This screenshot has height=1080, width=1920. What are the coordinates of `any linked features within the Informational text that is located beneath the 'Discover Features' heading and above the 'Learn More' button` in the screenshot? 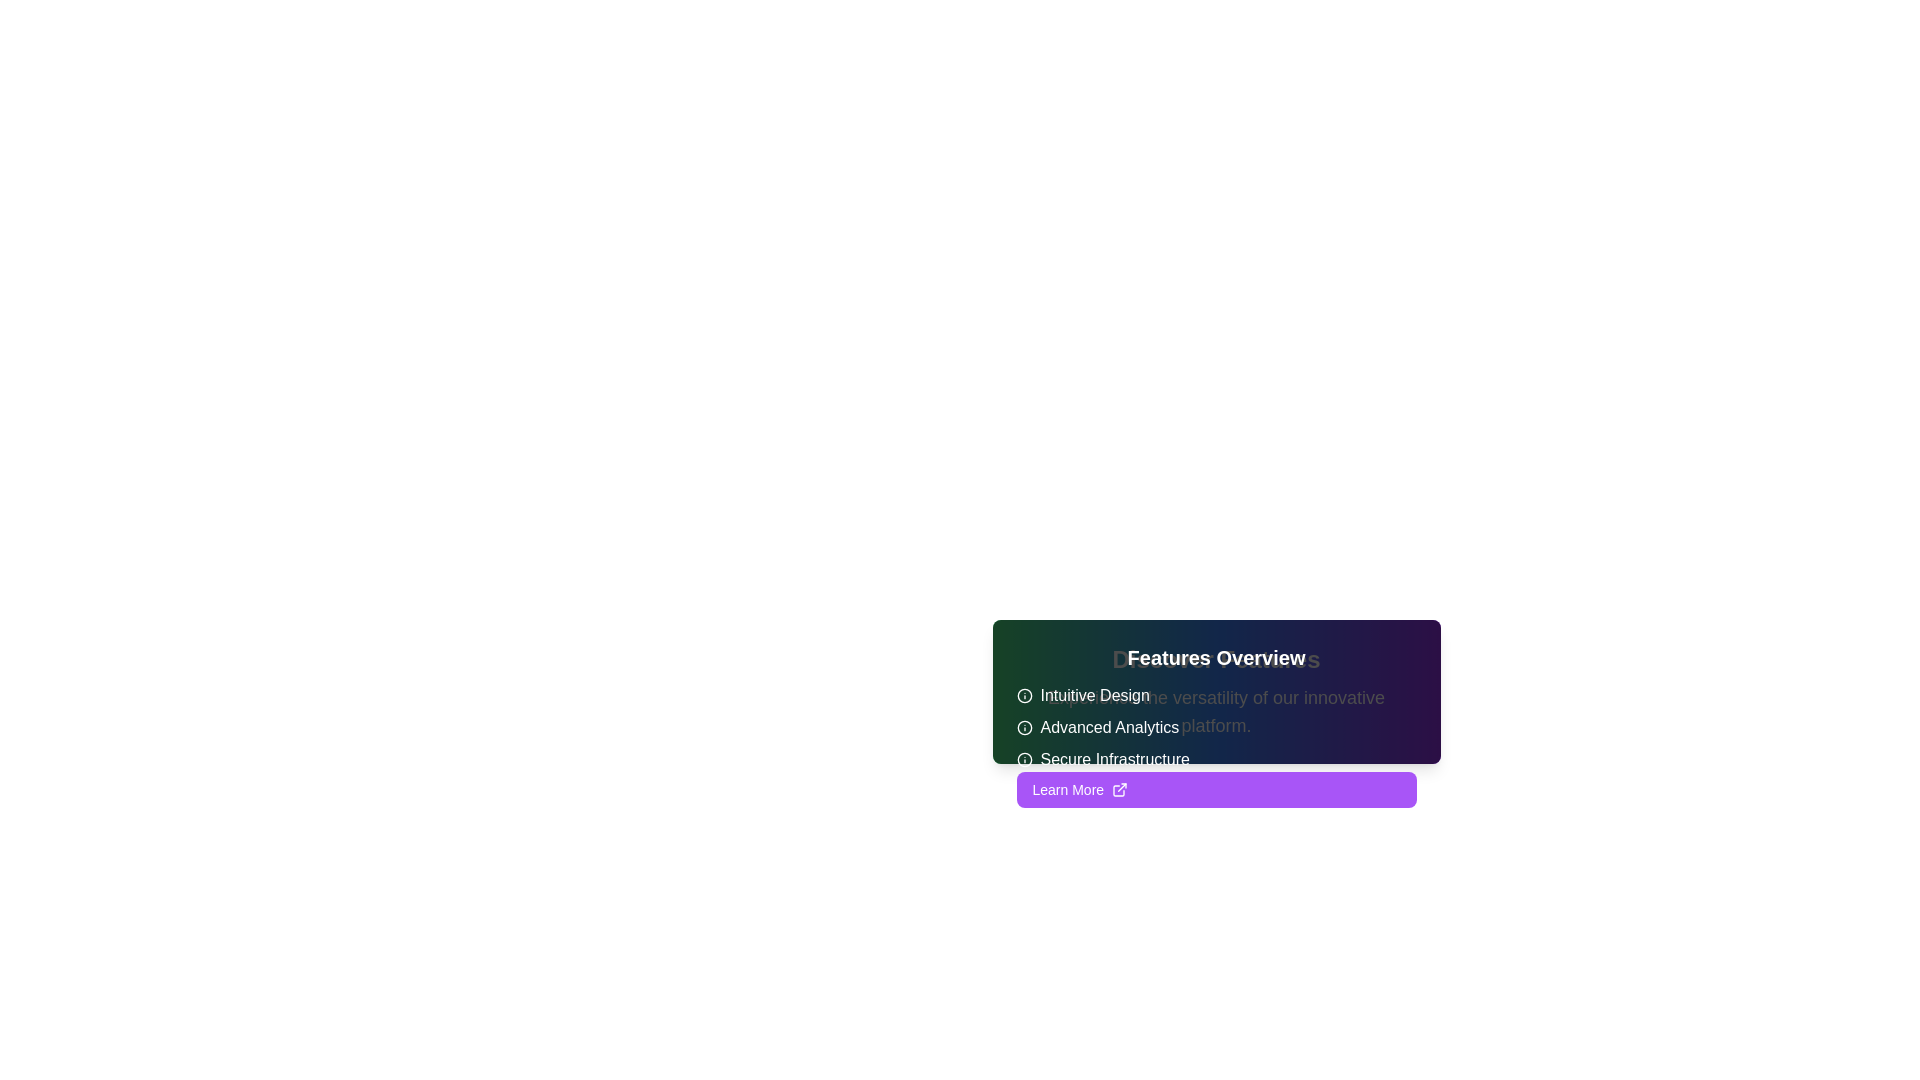 It's located at (1215, 707).